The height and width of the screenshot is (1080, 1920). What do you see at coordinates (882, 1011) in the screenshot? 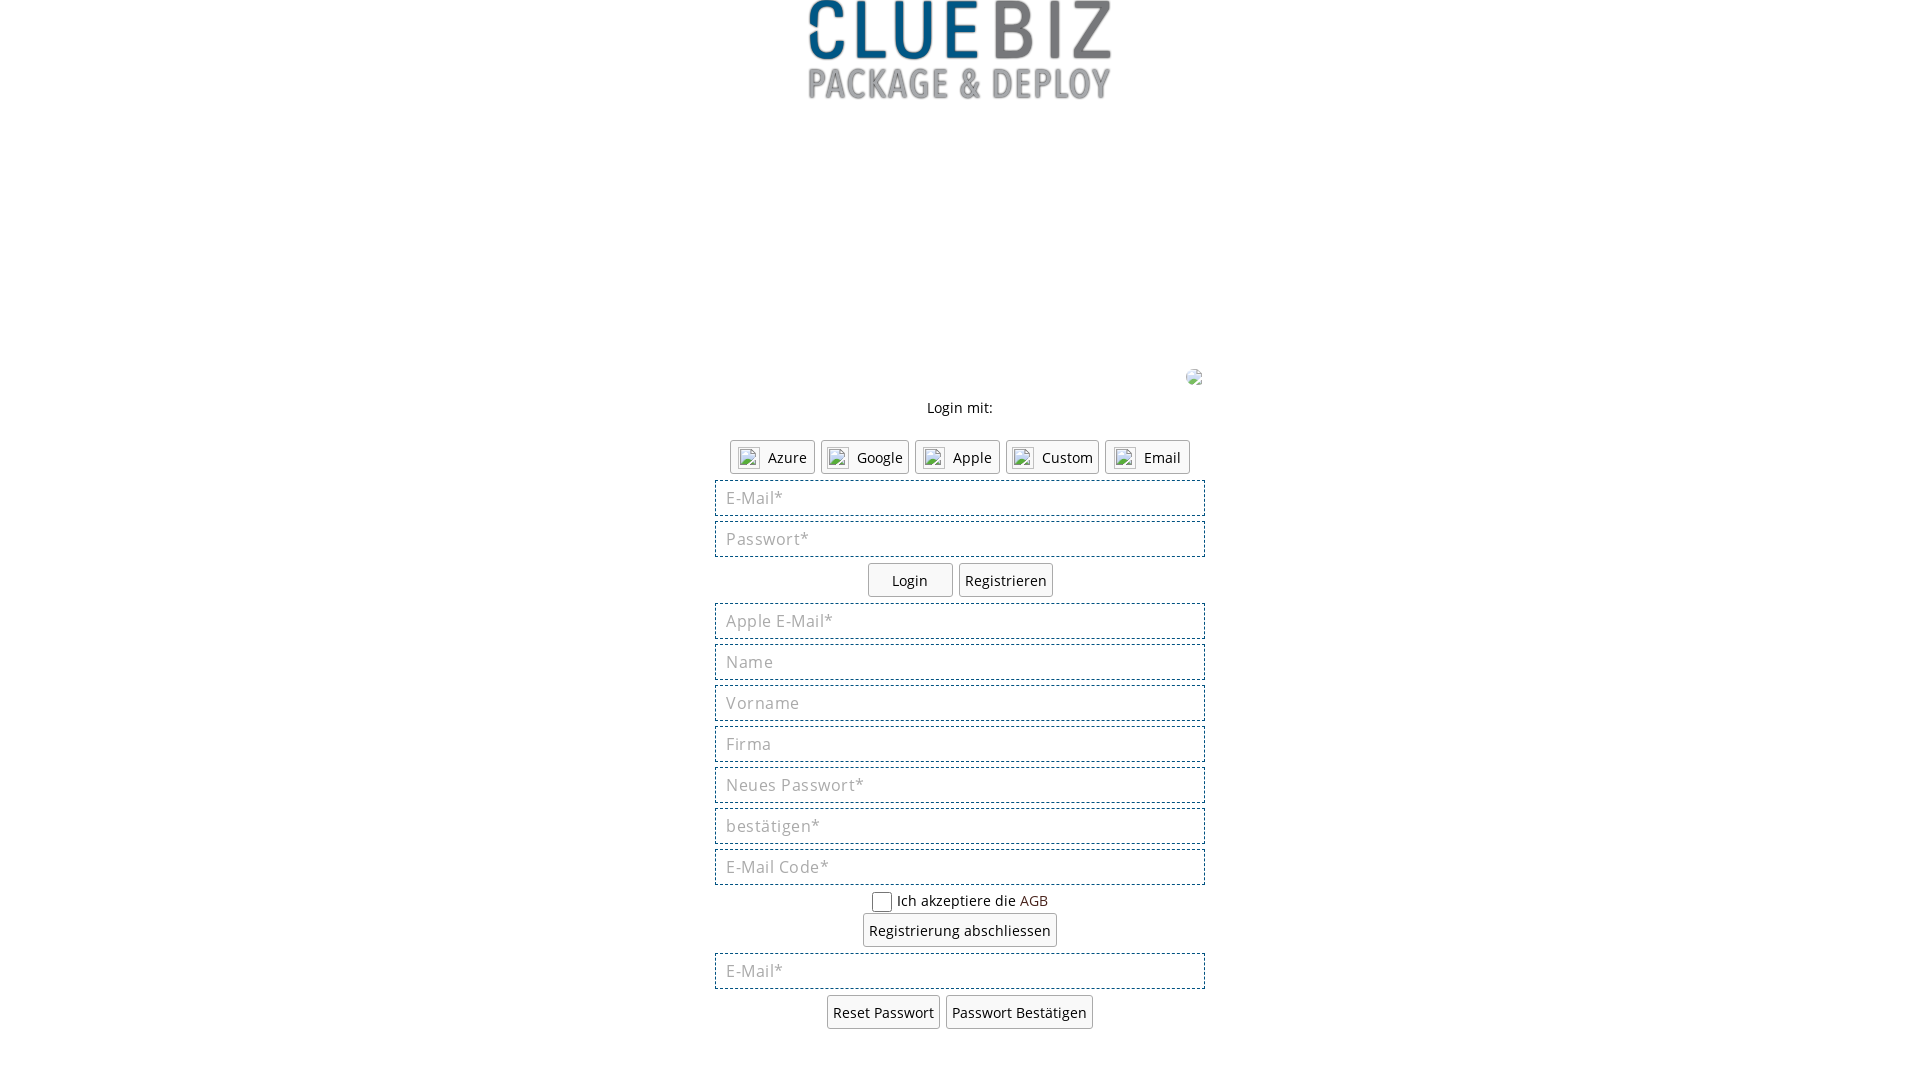
I see `'Reset Passwort'` at bounding box center [882, 1011].